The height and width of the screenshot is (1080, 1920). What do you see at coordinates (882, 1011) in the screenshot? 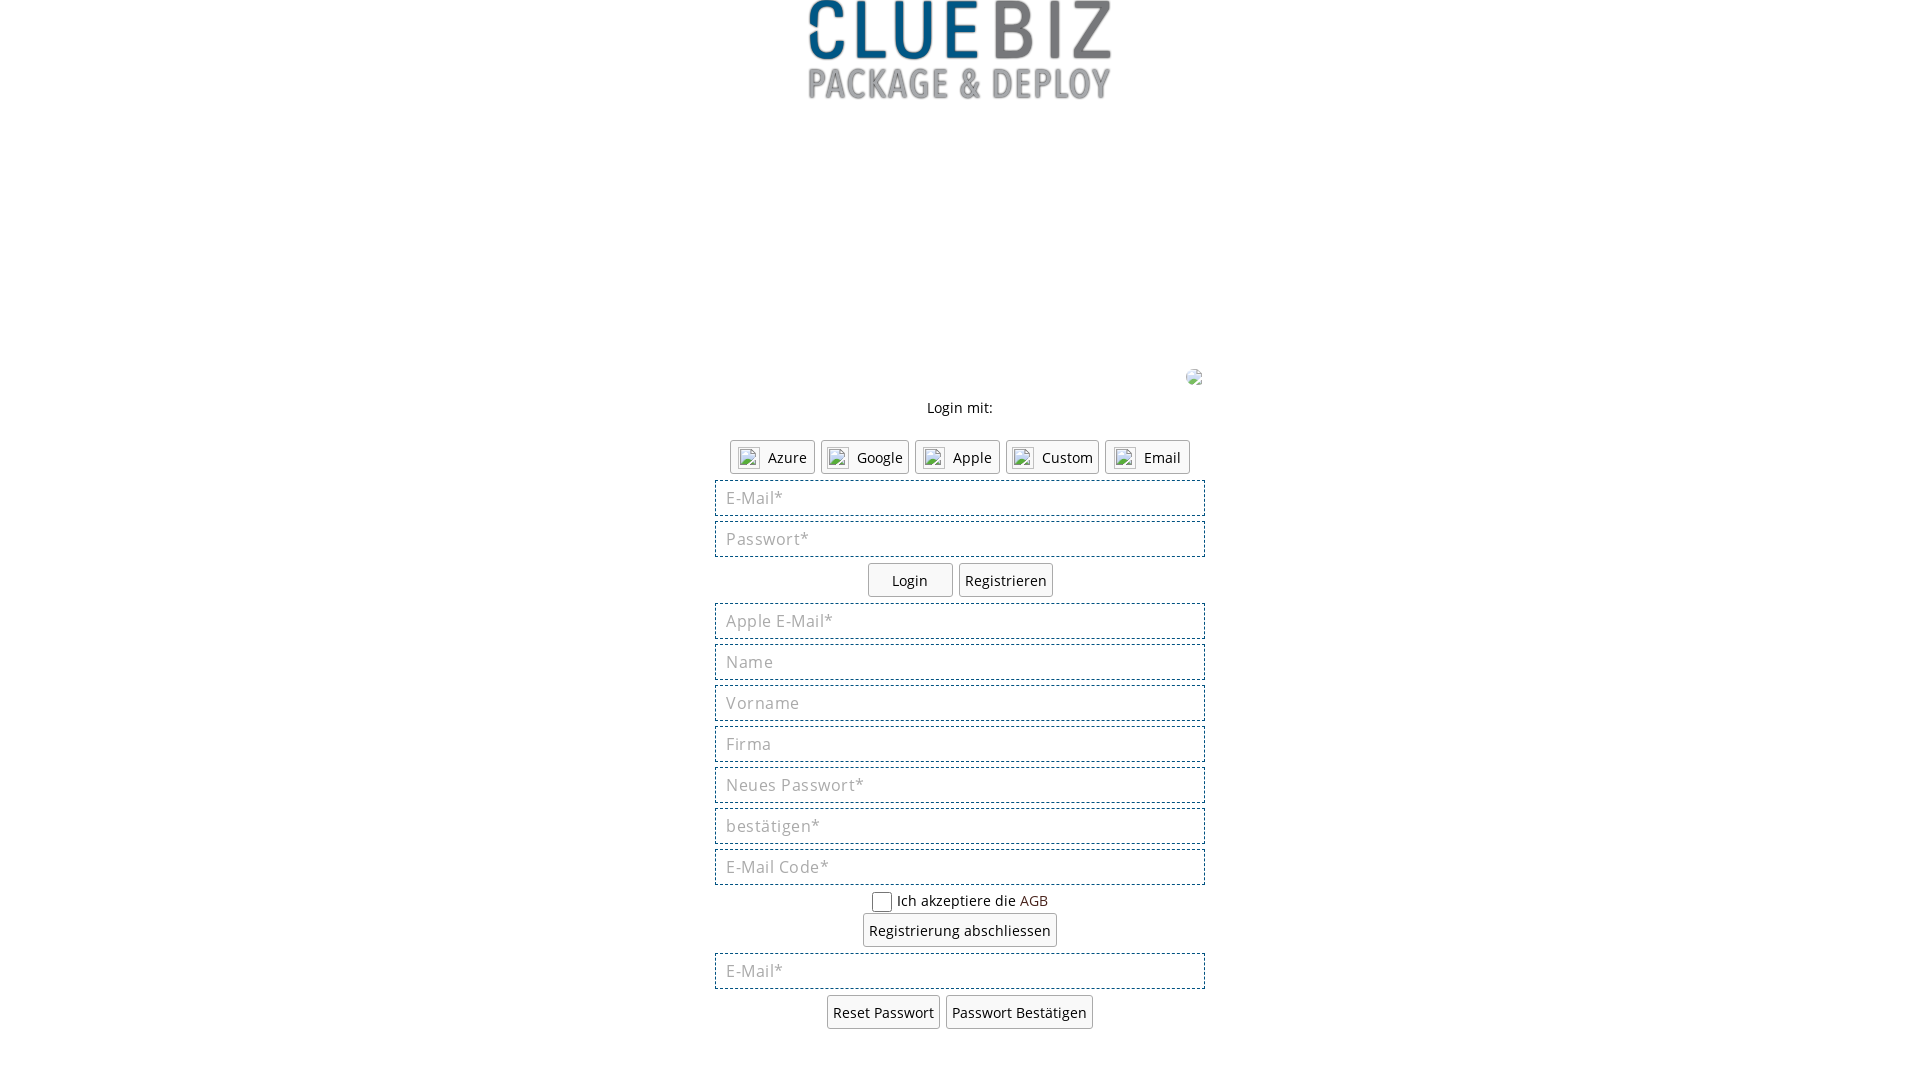
I see `'Reset Passwort'` at bounding box center [882, 1011].